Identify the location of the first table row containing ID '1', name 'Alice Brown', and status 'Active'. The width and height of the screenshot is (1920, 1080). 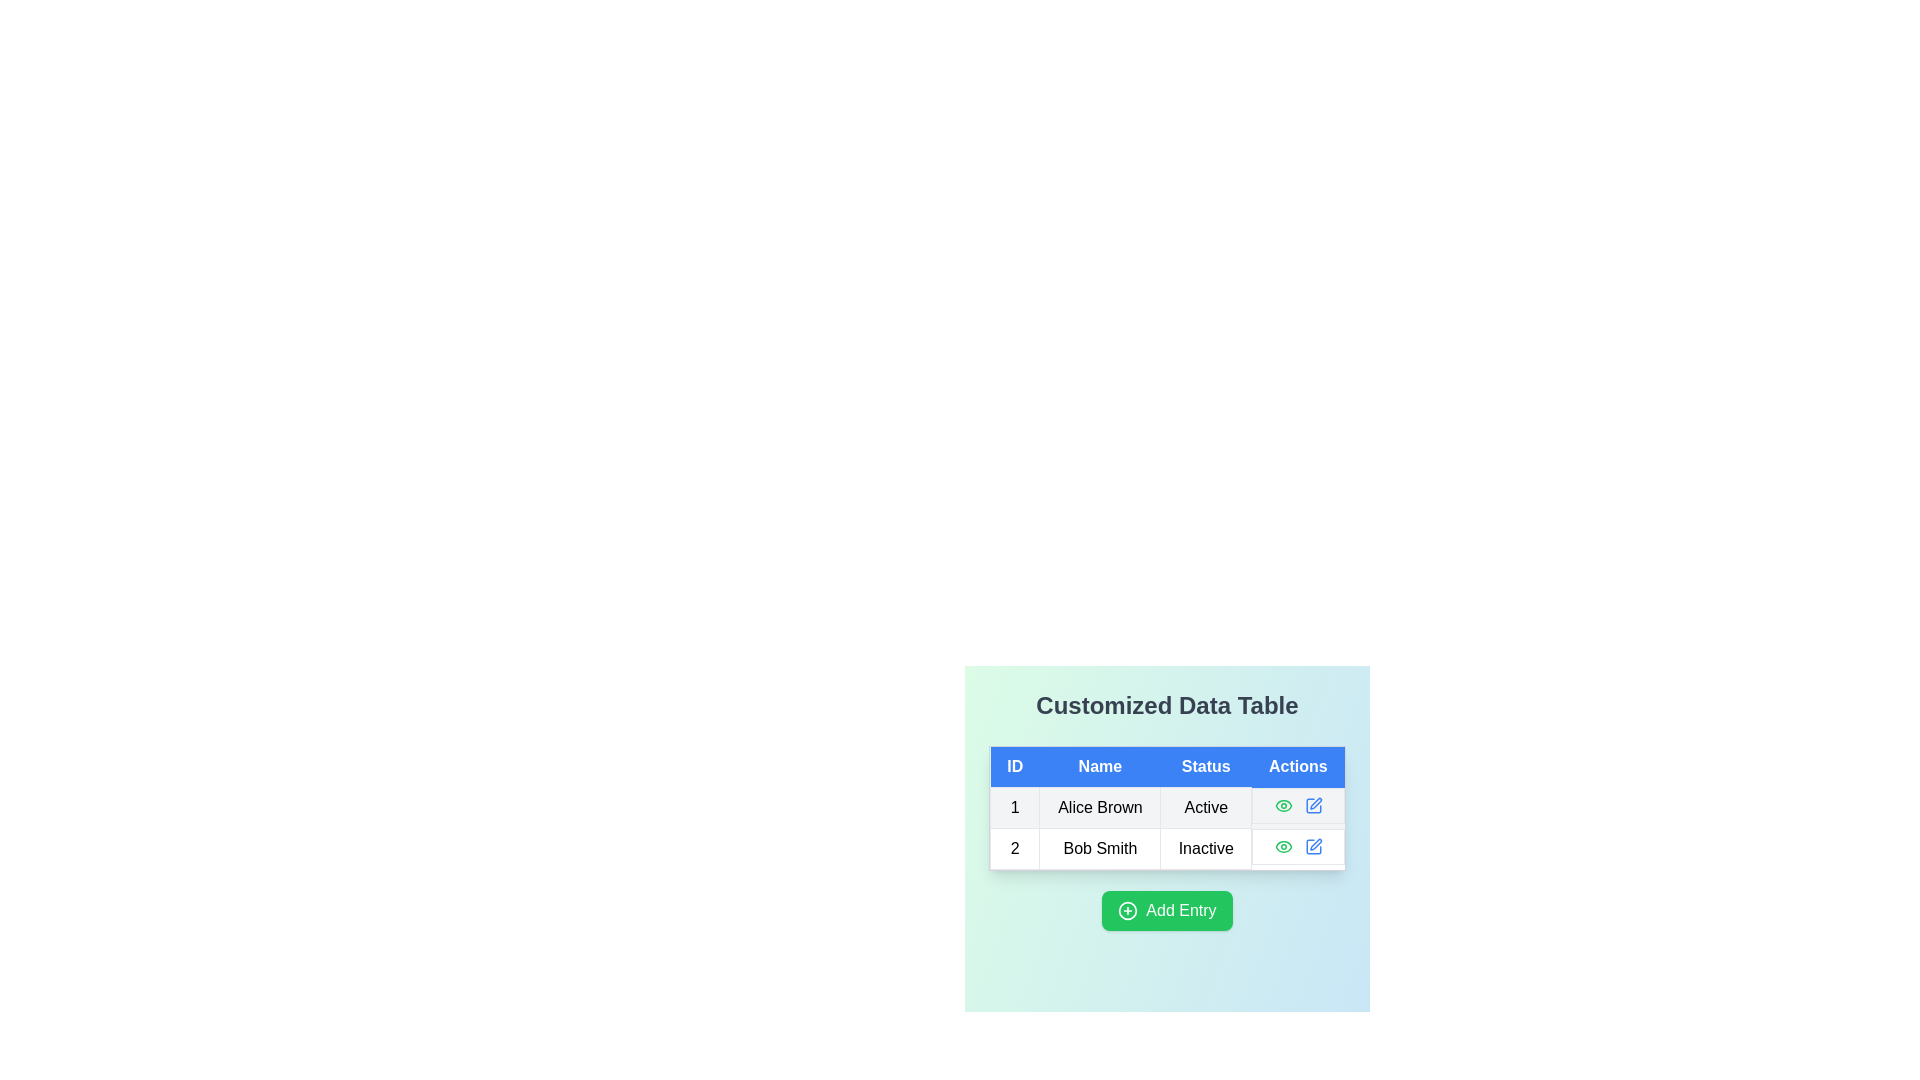
(1167, 806).